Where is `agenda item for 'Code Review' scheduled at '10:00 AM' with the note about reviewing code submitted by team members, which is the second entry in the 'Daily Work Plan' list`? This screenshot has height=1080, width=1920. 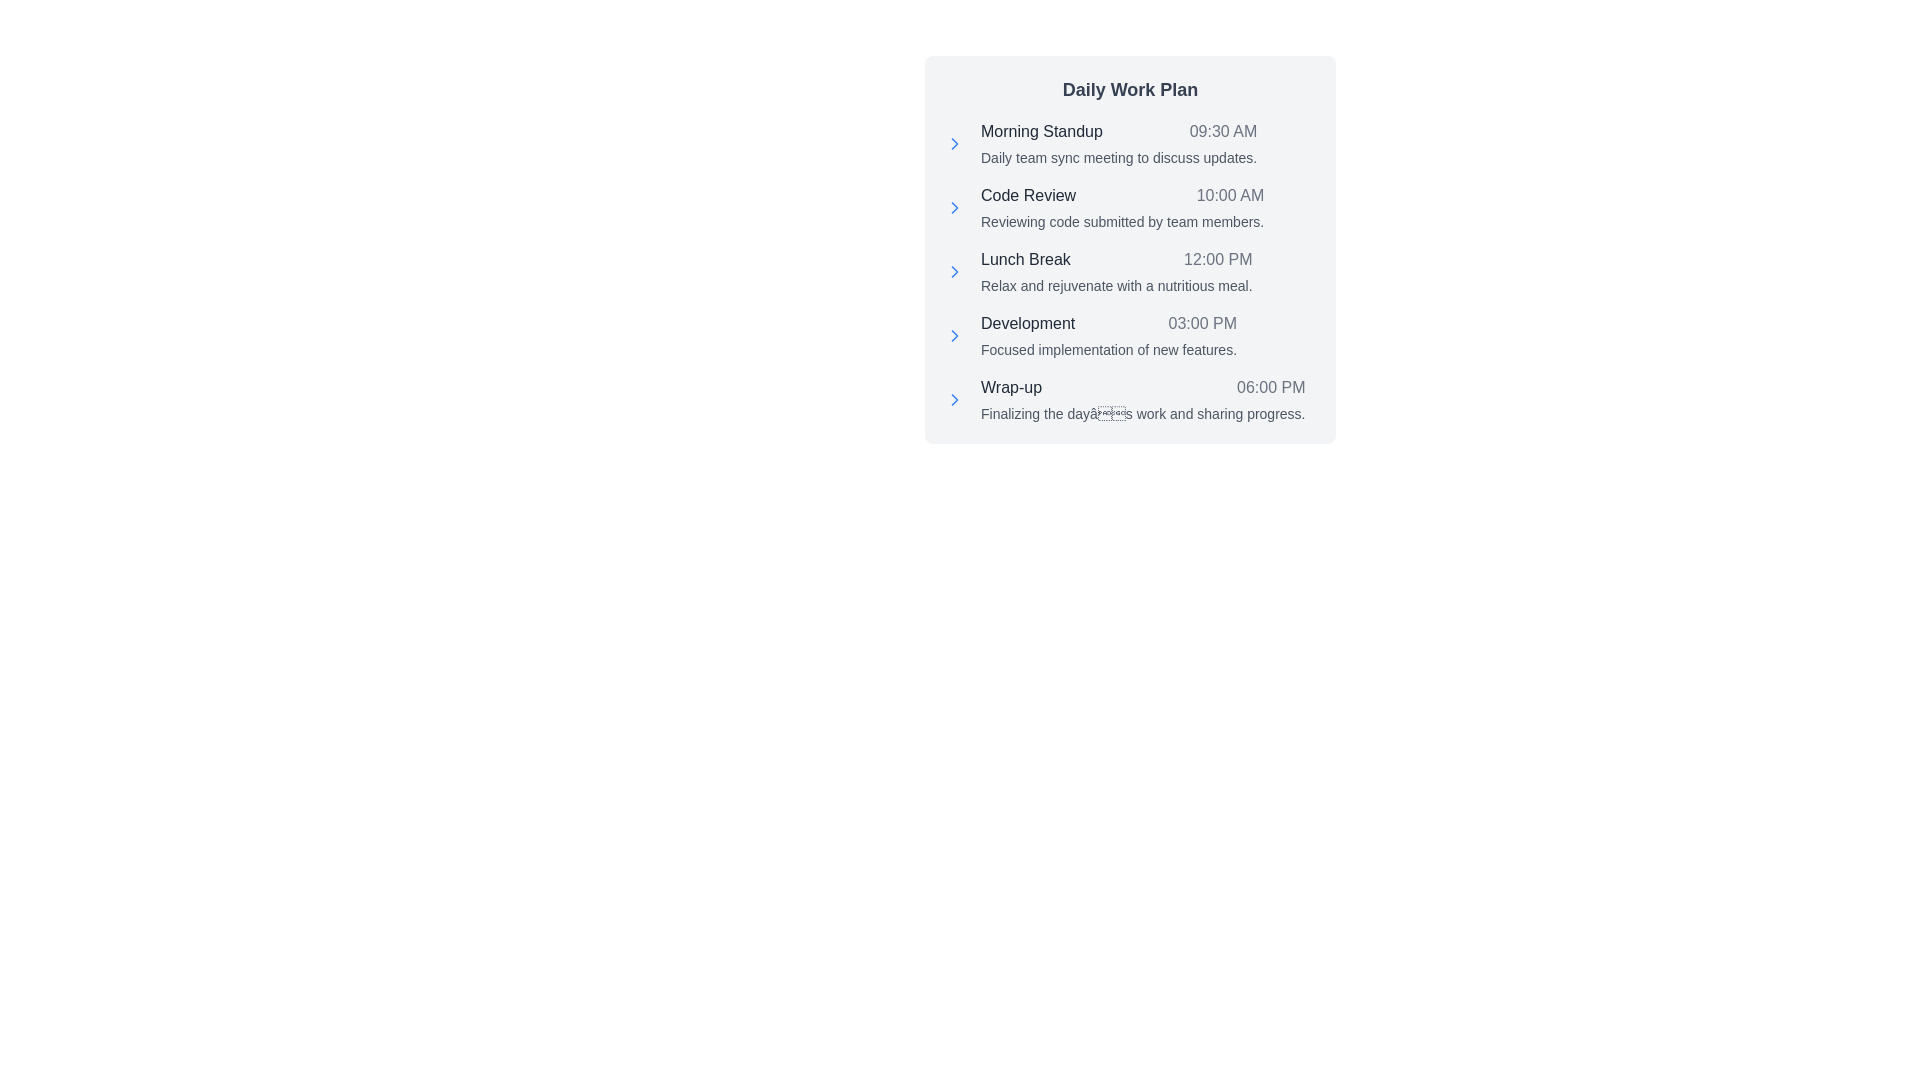
agenda item for 'Code Review' scheduled at '10:00 AM' with the note about reviewing code submitted by team members, which is the second entry in the 'Daily Work Plan' list is located at coordinates (1130, 208).